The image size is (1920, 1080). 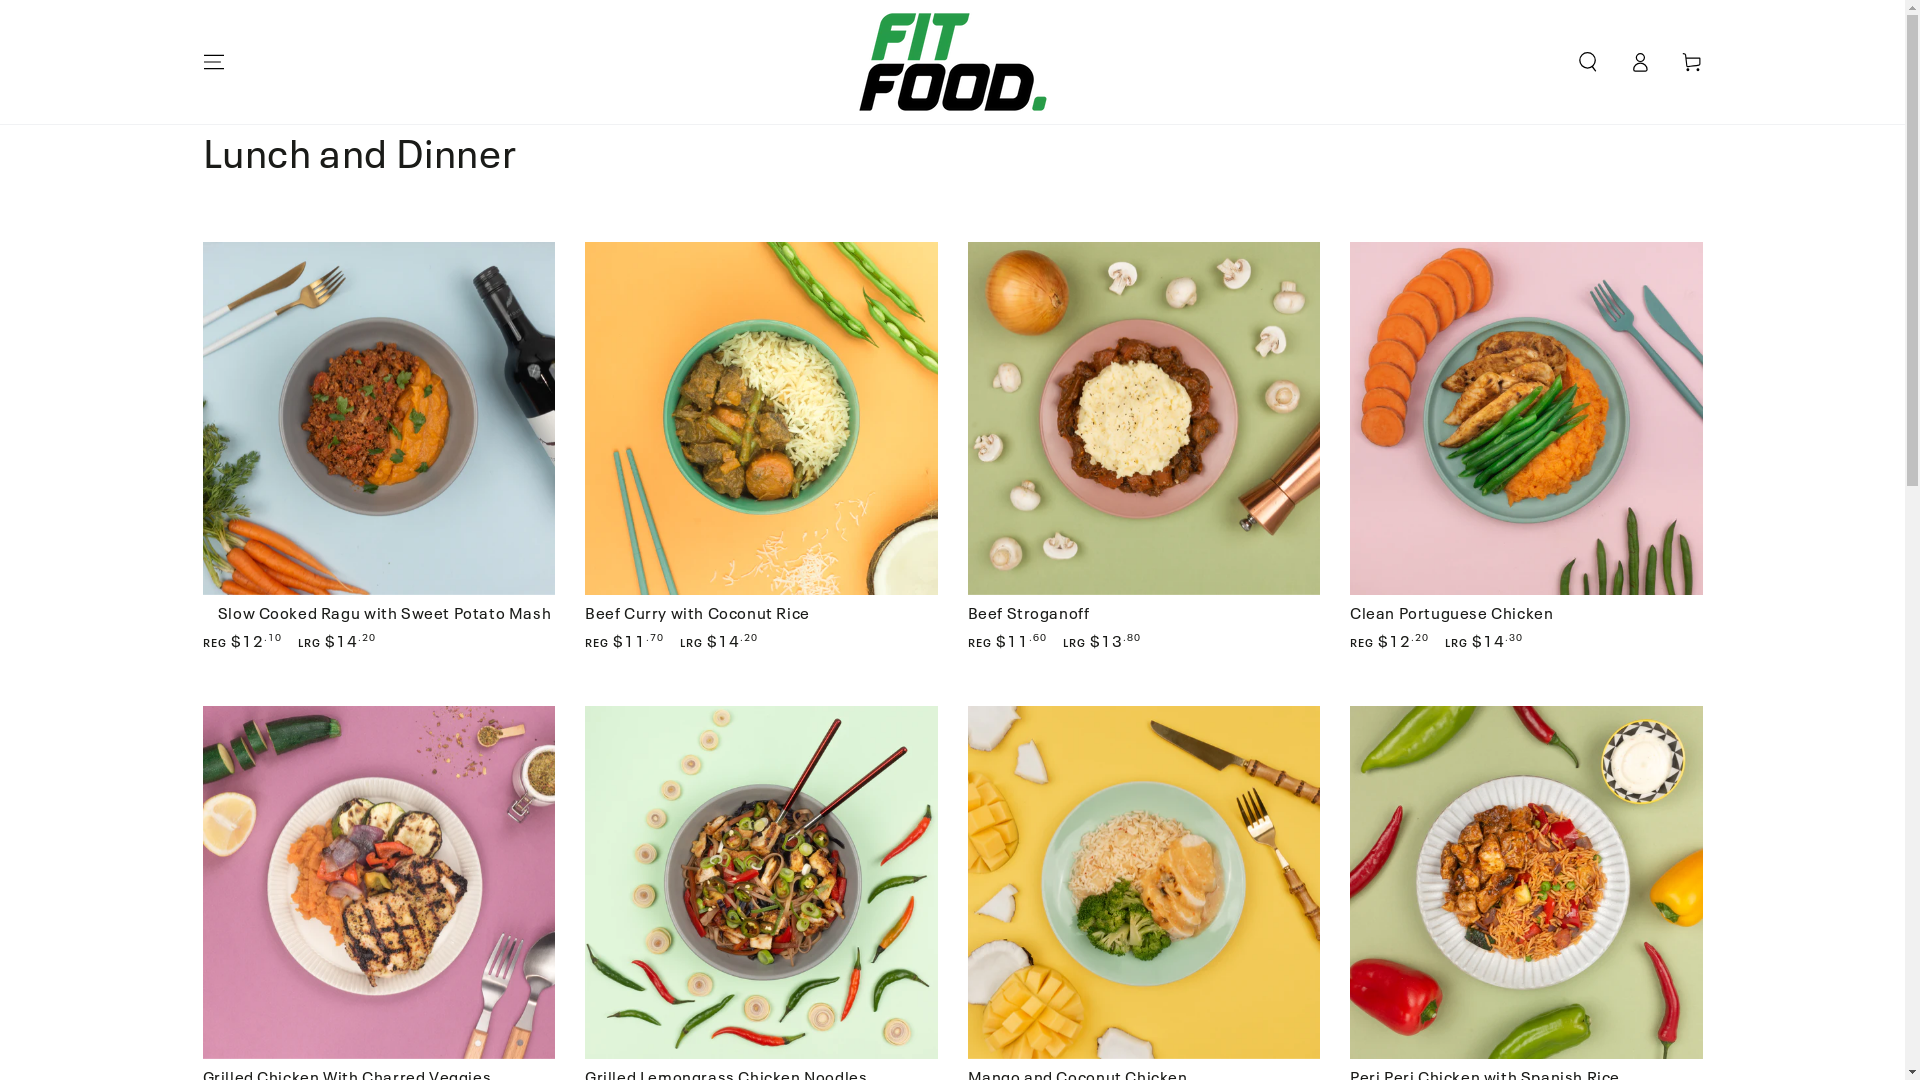 I want to click on 'Beef Curry with Coconut Rice', so click(x=760, y=445).